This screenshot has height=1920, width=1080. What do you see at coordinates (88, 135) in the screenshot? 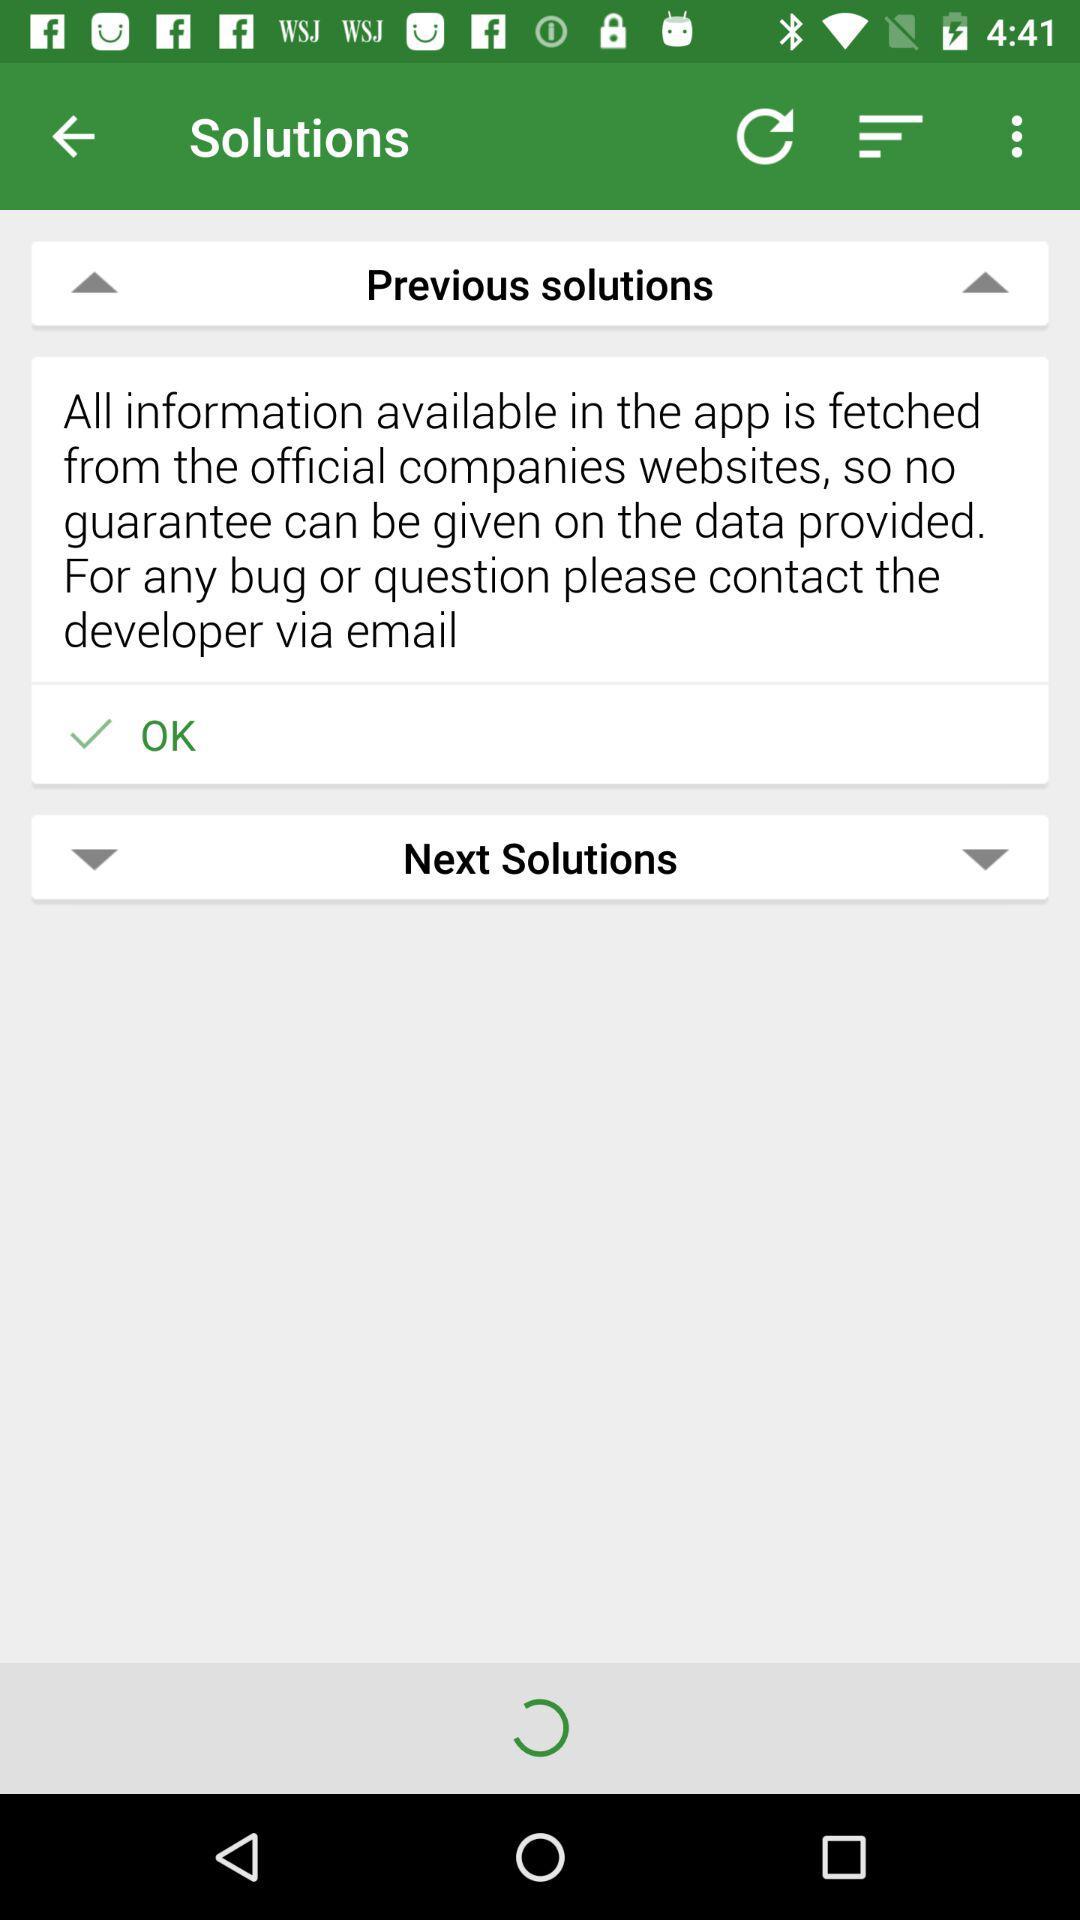
I see `go back` at bounding box center [88, 135].